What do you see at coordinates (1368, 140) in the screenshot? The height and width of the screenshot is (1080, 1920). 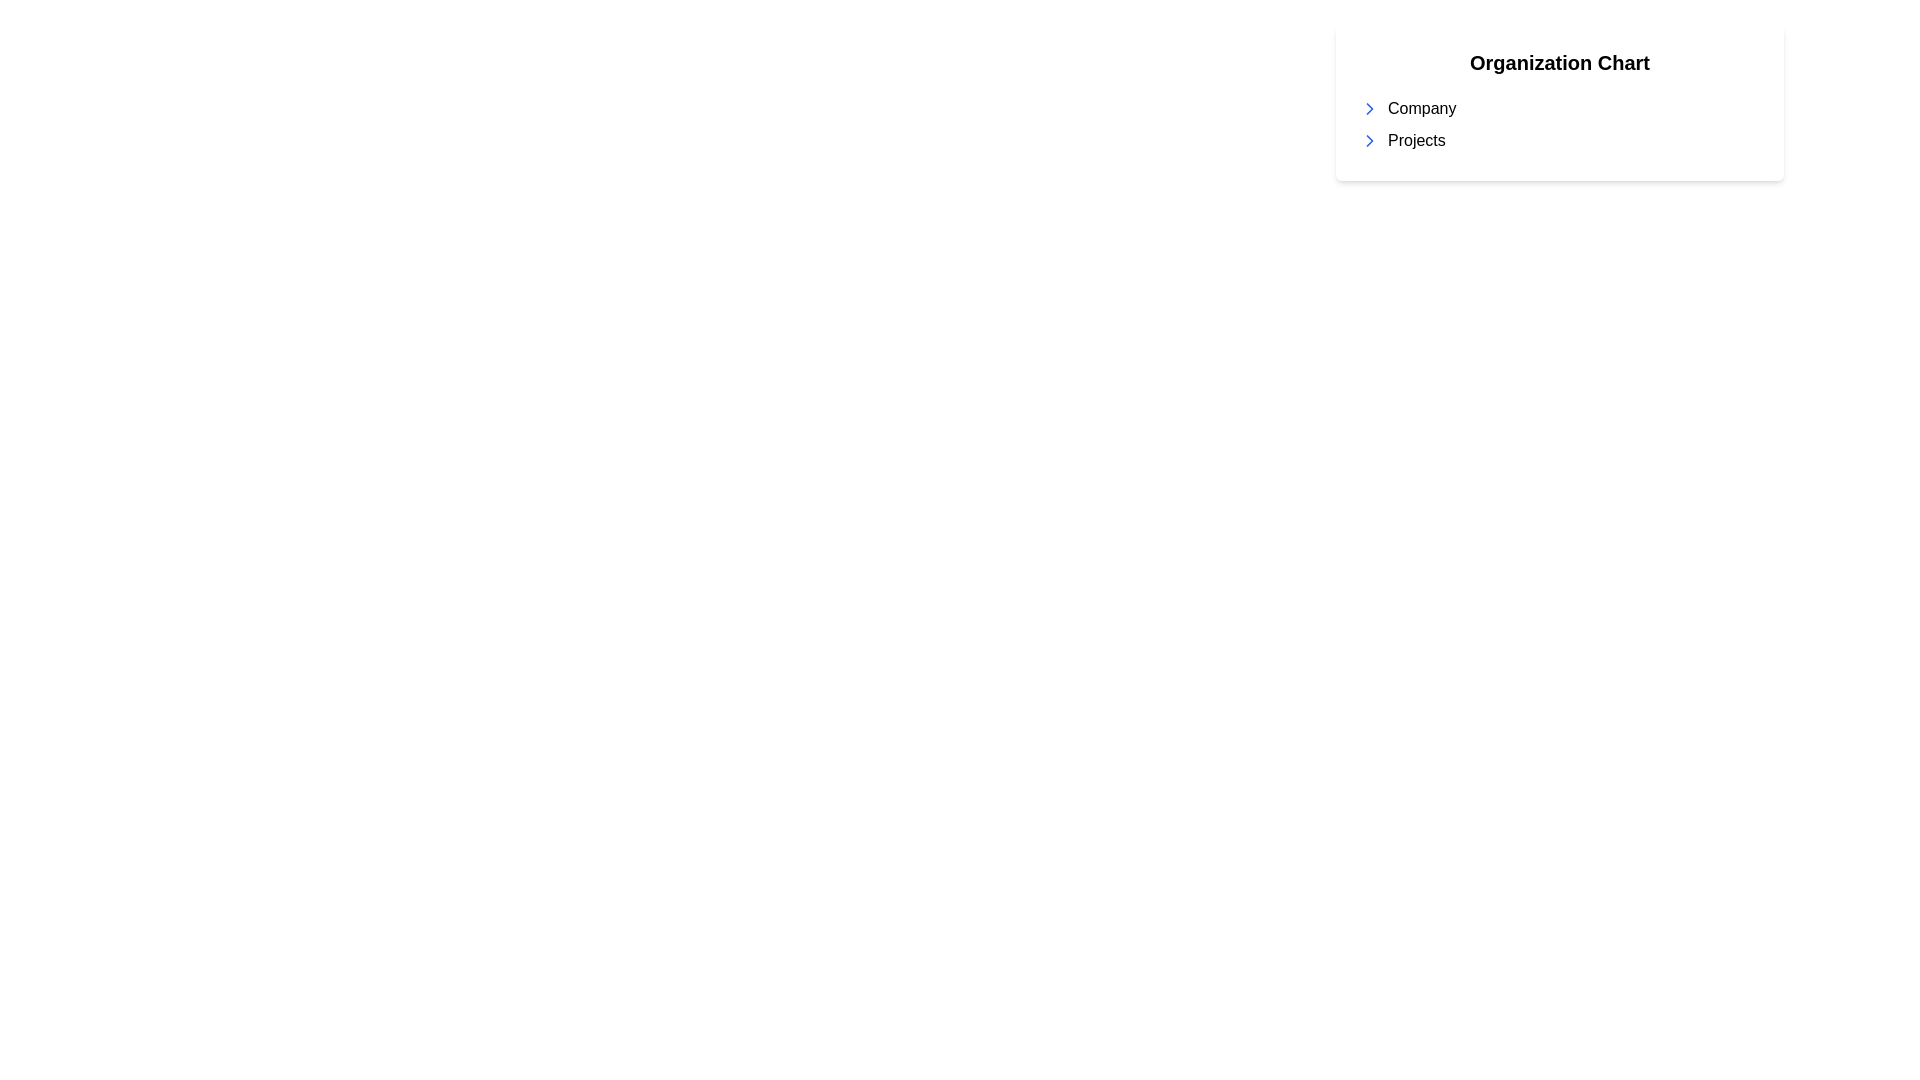 I see `the Chevron Icon located to the left of the 'Projects' text label under the 'Organization Chart' header` at bounding box center [1368, 140].